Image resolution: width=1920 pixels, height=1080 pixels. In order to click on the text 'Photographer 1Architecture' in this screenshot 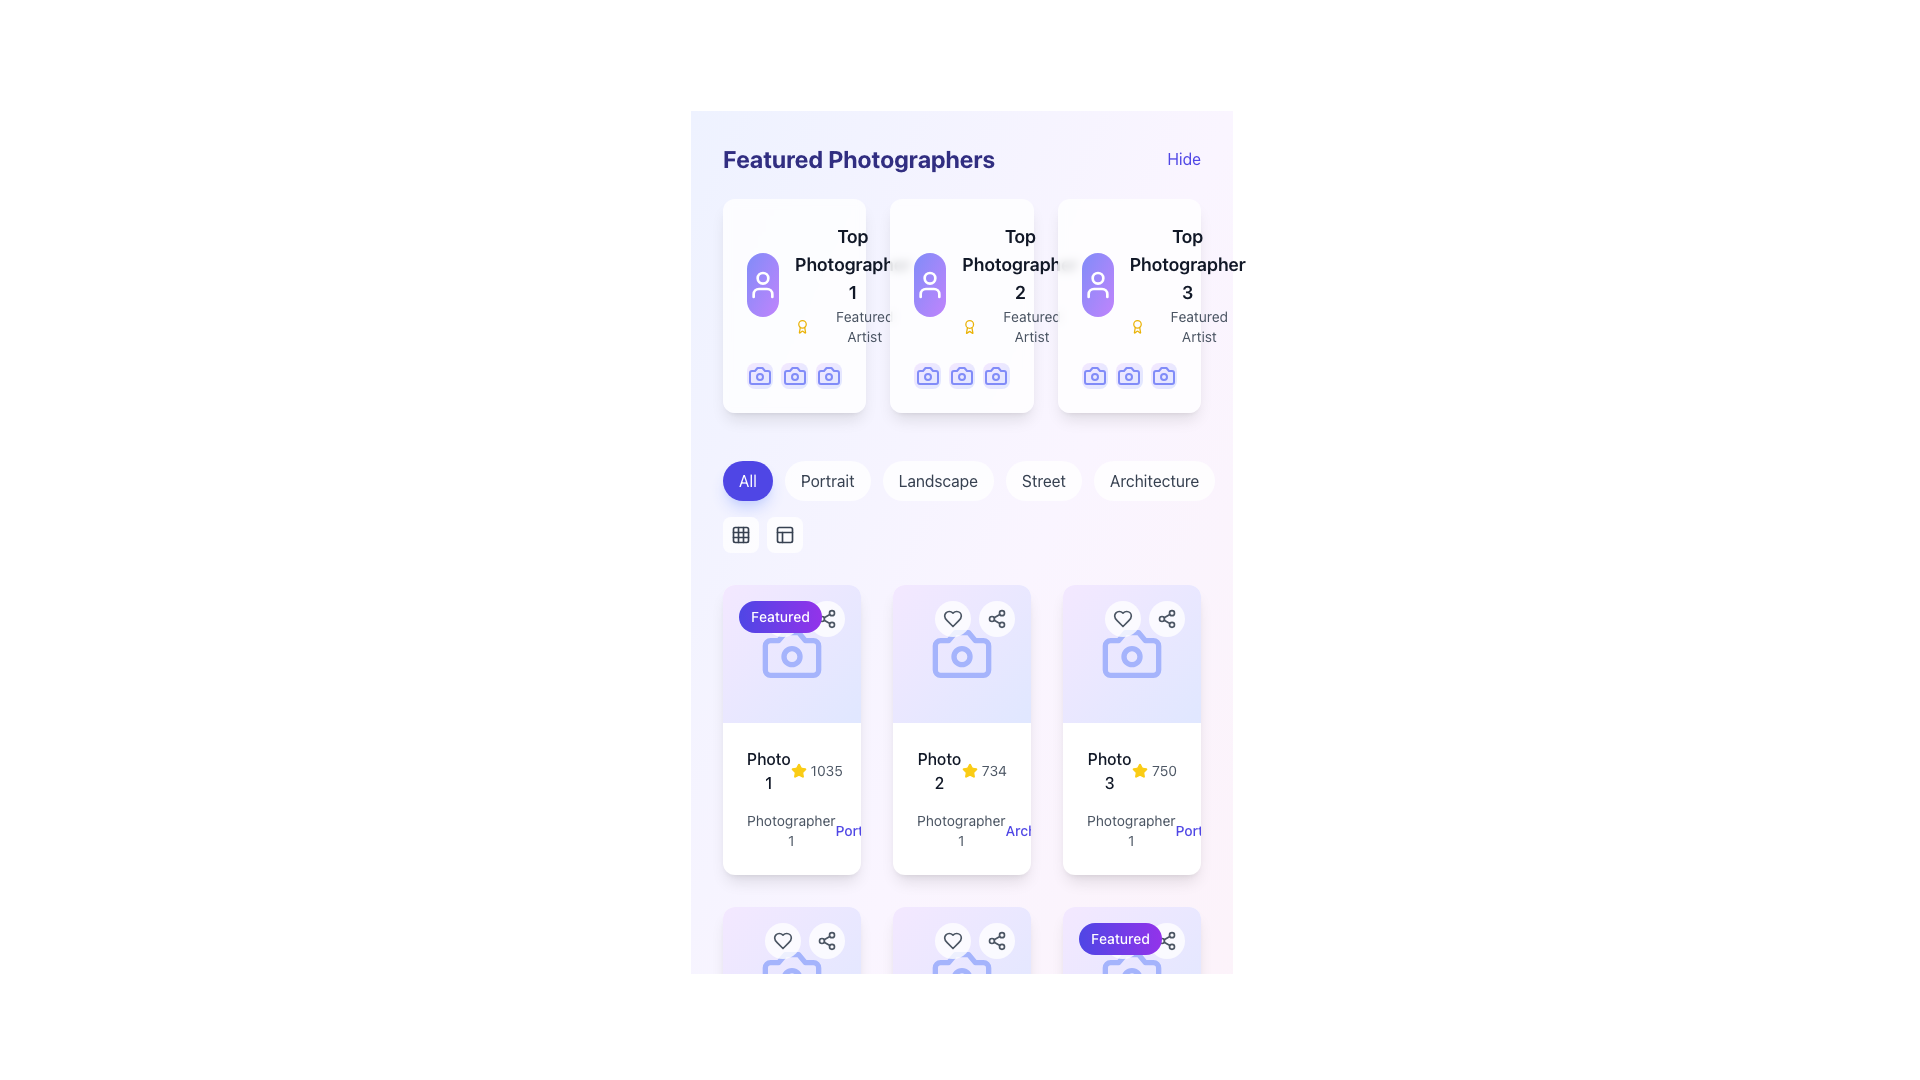, I will do `click(961, 830)`.